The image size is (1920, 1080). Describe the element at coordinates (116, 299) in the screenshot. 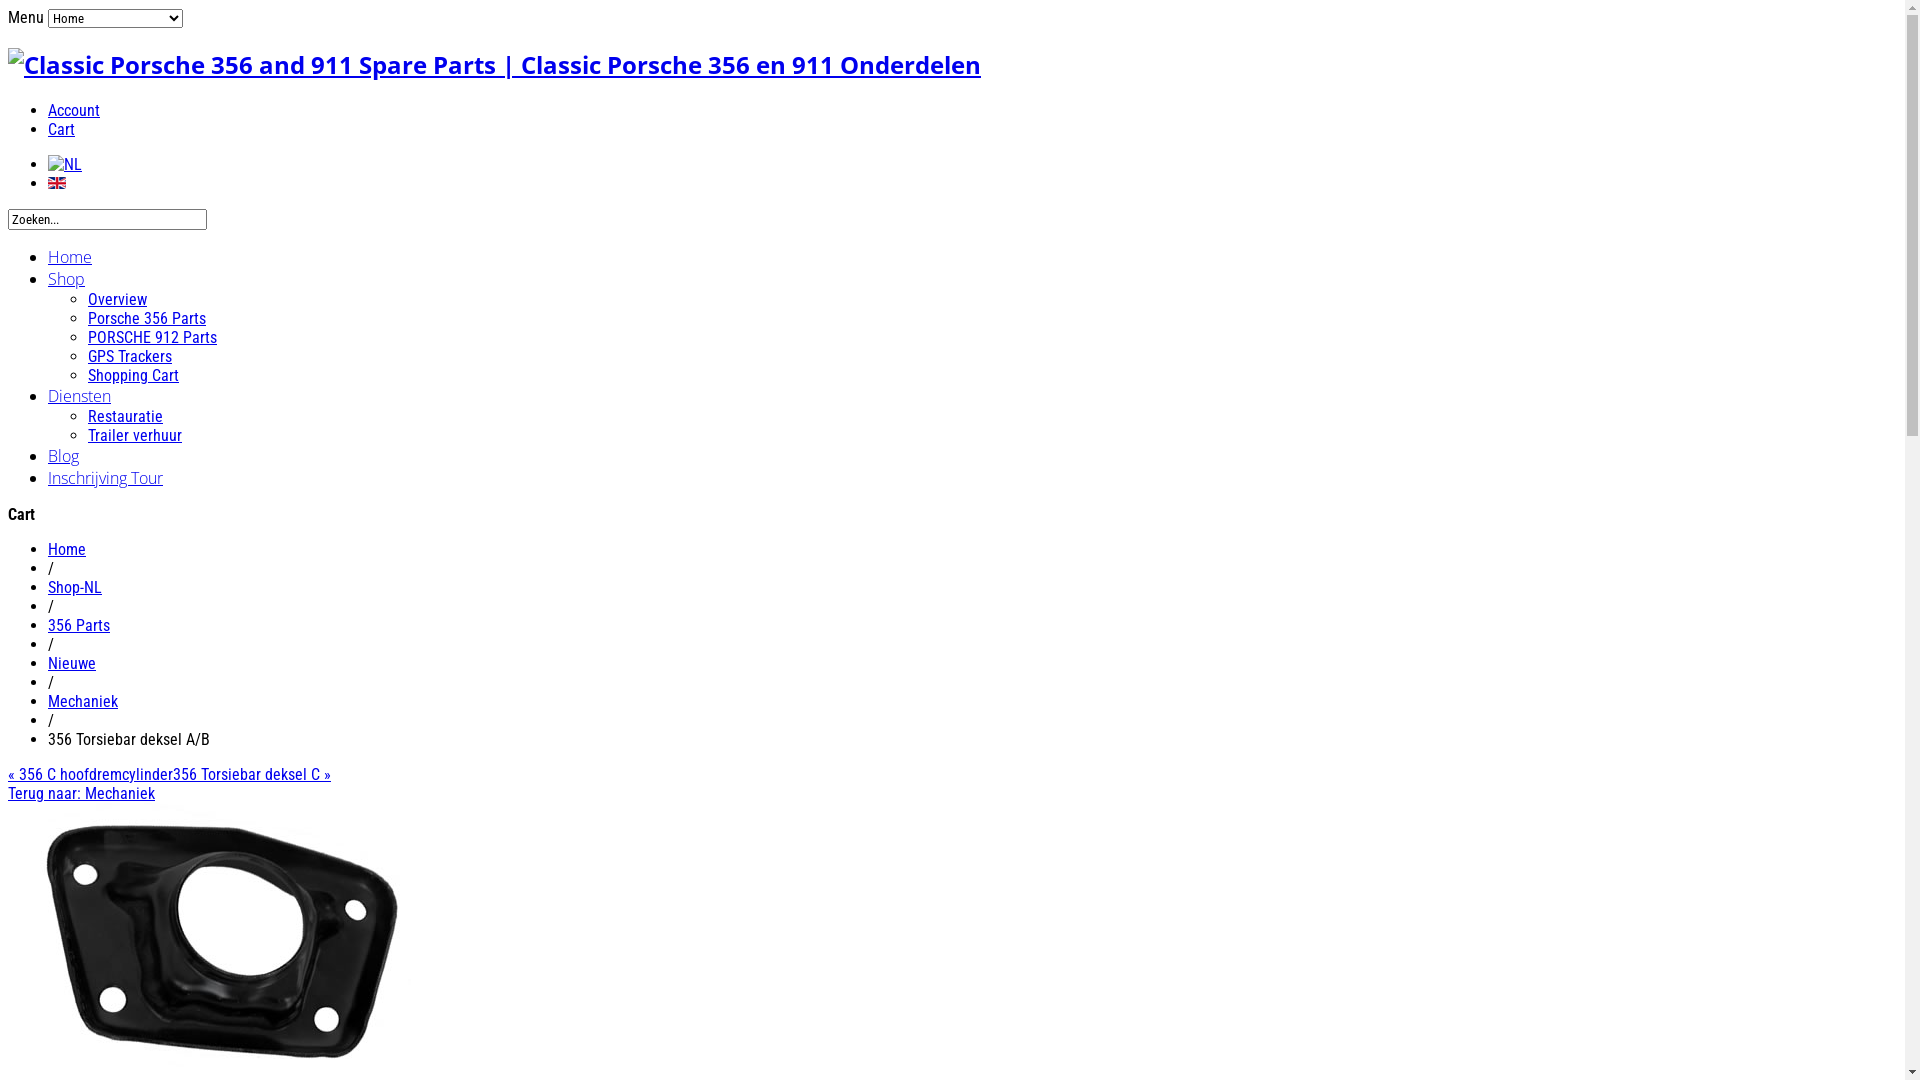

I see `'Overview'` at that location.